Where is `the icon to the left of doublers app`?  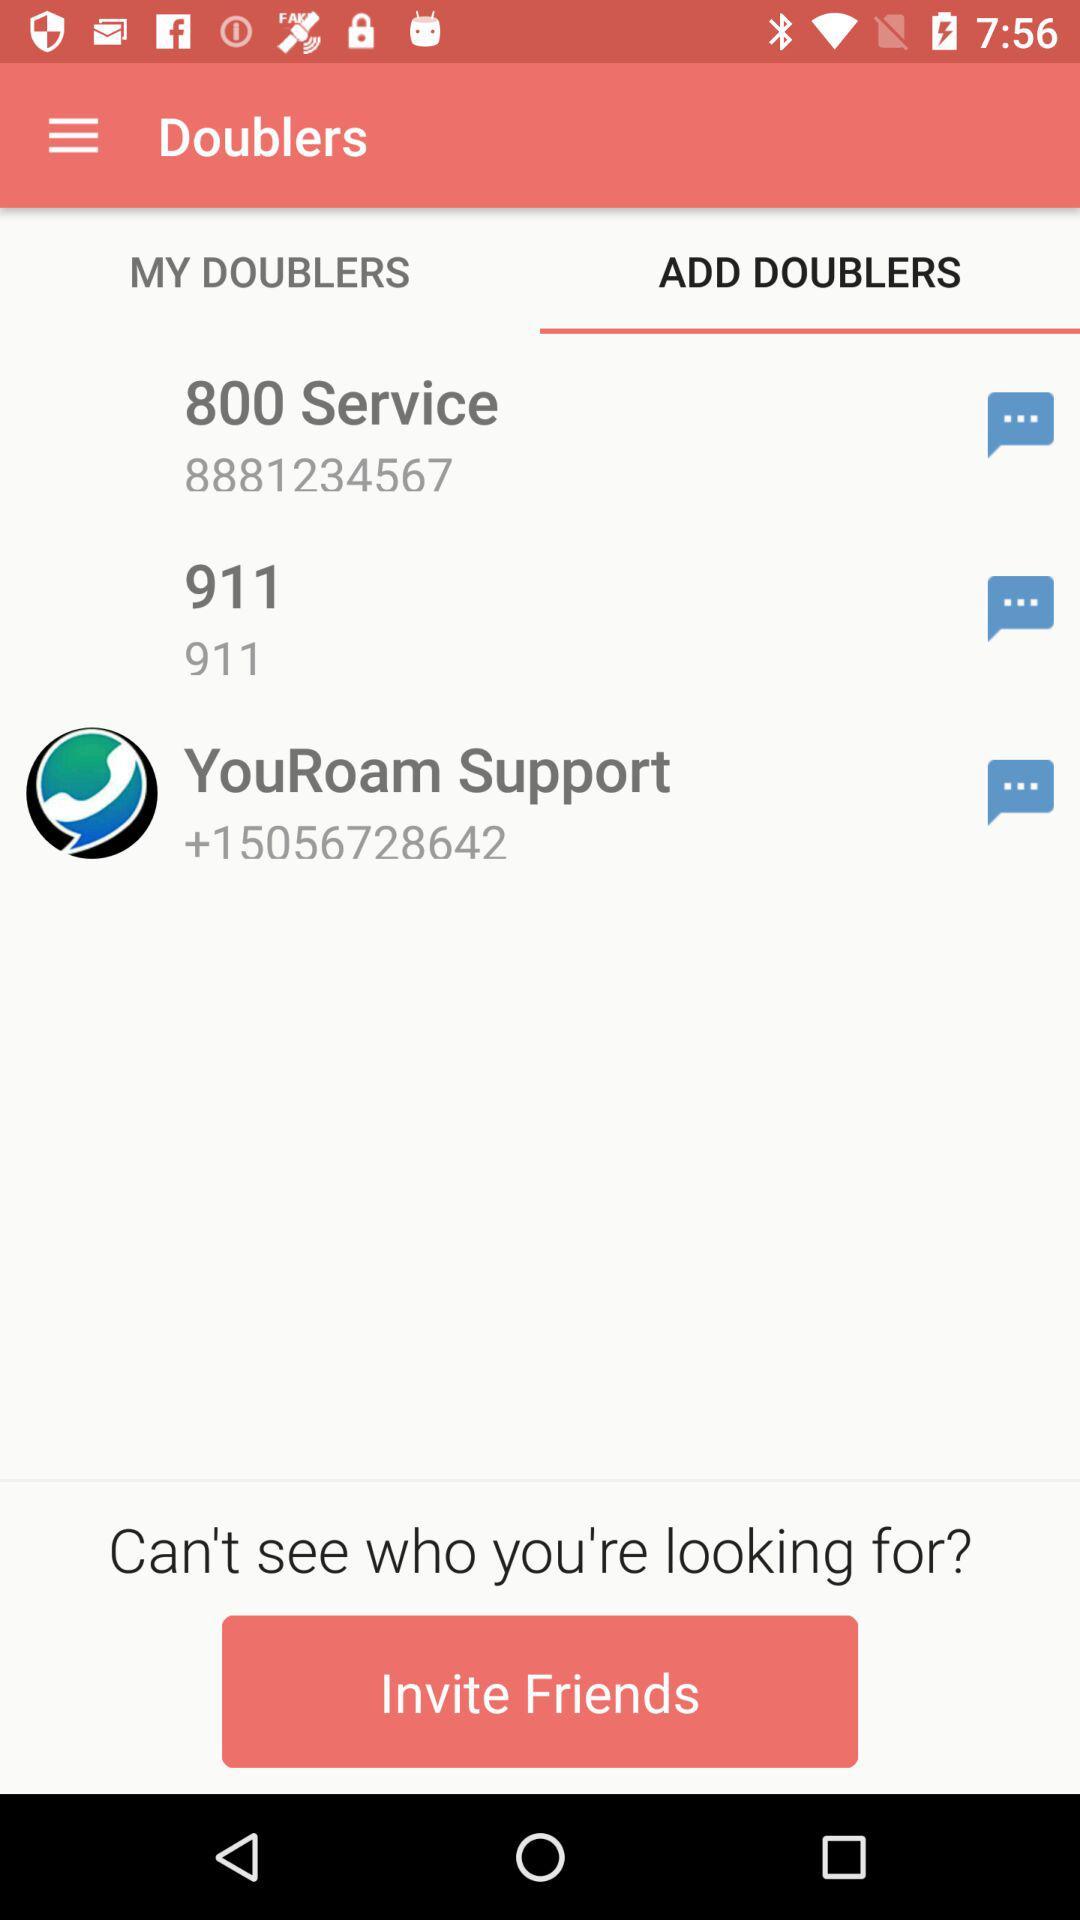
the icon to the left of doublers app is located at coordinates (72, 134).